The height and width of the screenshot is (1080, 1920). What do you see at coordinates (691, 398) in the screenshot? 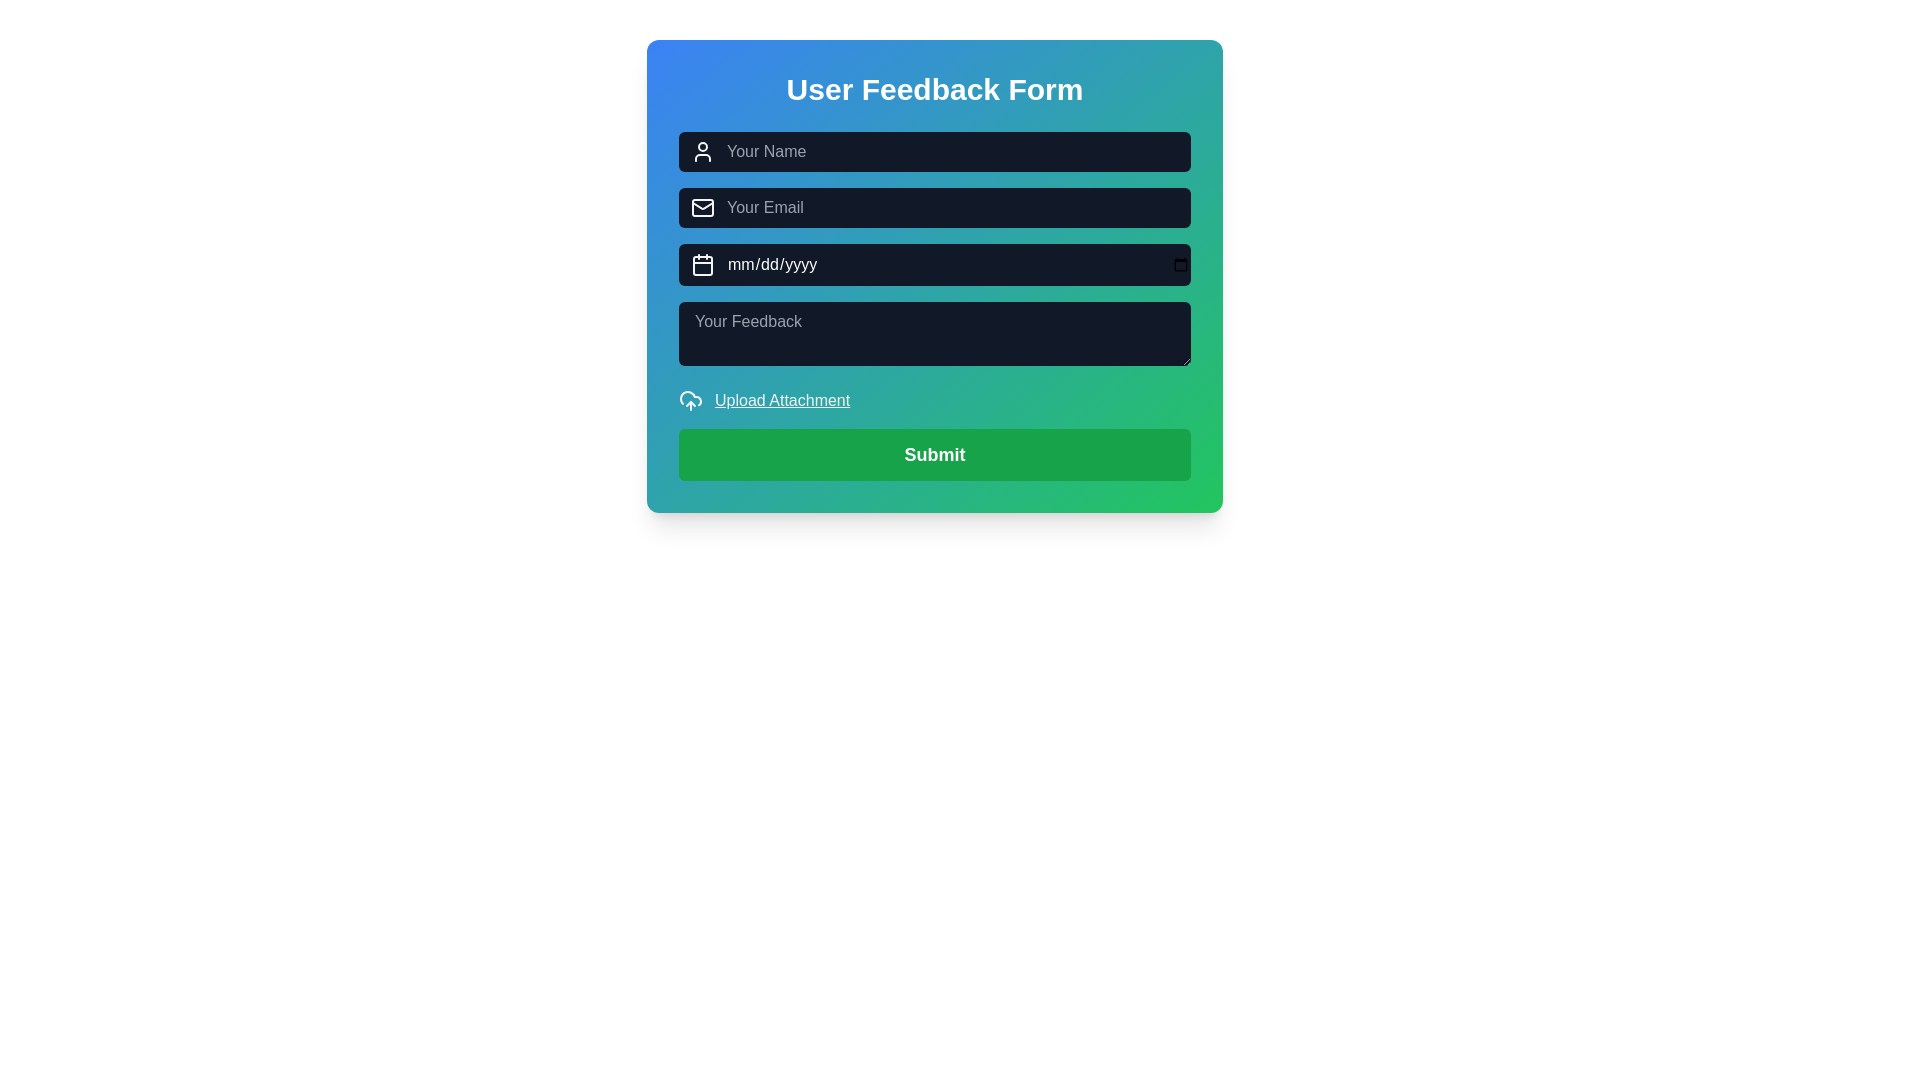
I see `the curved line resembling a cloud, which is part of the upload icon next to the 'Upload Attachment' text link` at bounding box center [691, 398].